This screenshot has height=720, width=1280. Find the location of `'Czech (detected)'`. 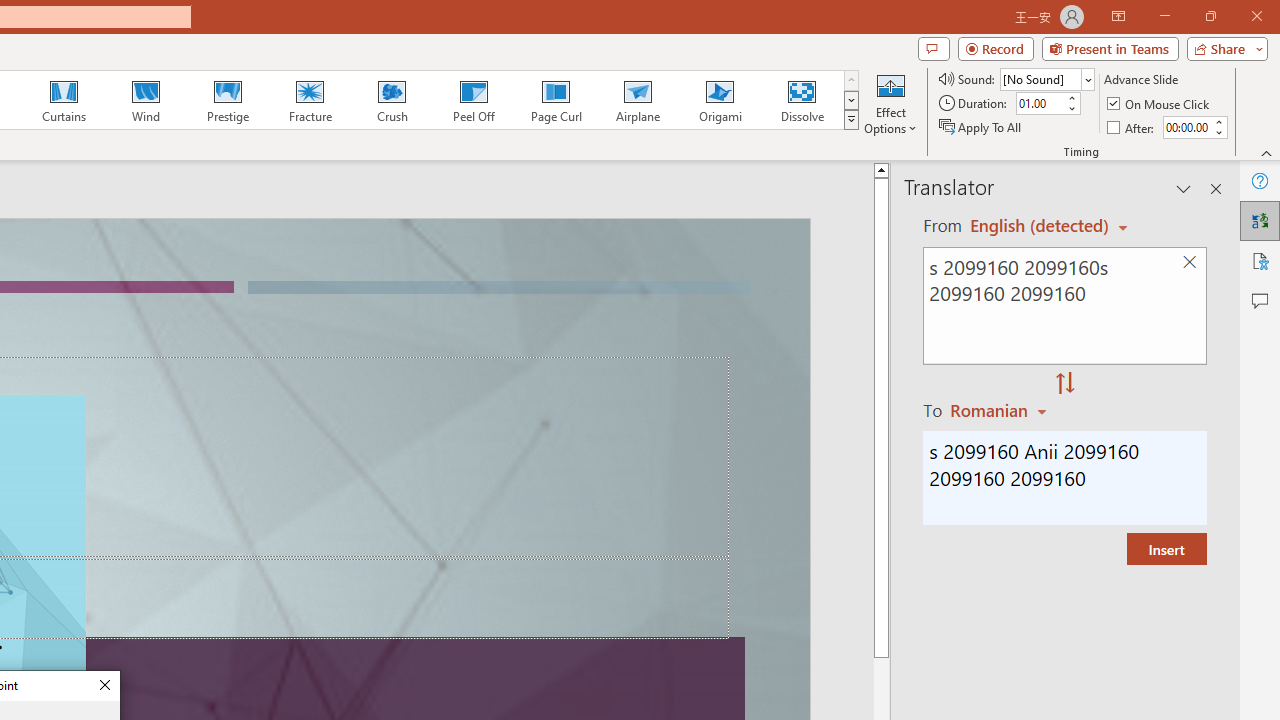

'Czech (detected)' is located at coordinates (1040, 225).